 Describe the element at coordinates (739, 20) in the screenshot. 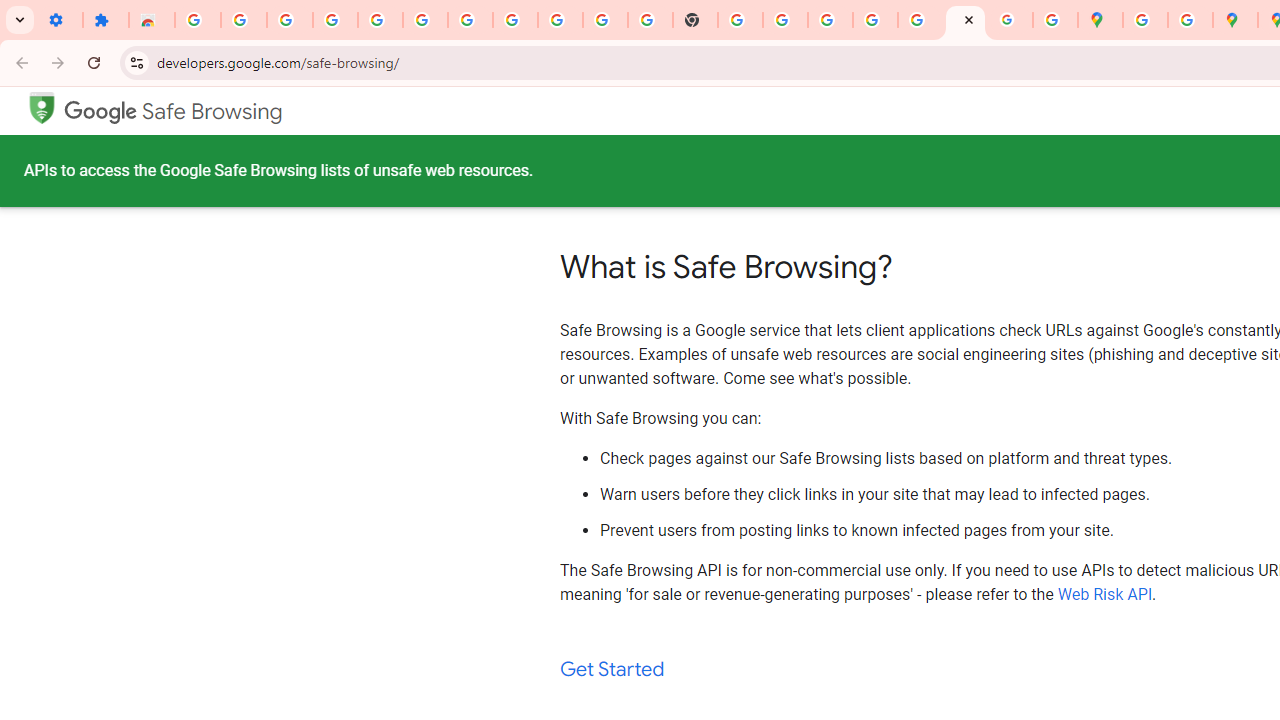

I see `'https://scholar.google.com/'` at that location.